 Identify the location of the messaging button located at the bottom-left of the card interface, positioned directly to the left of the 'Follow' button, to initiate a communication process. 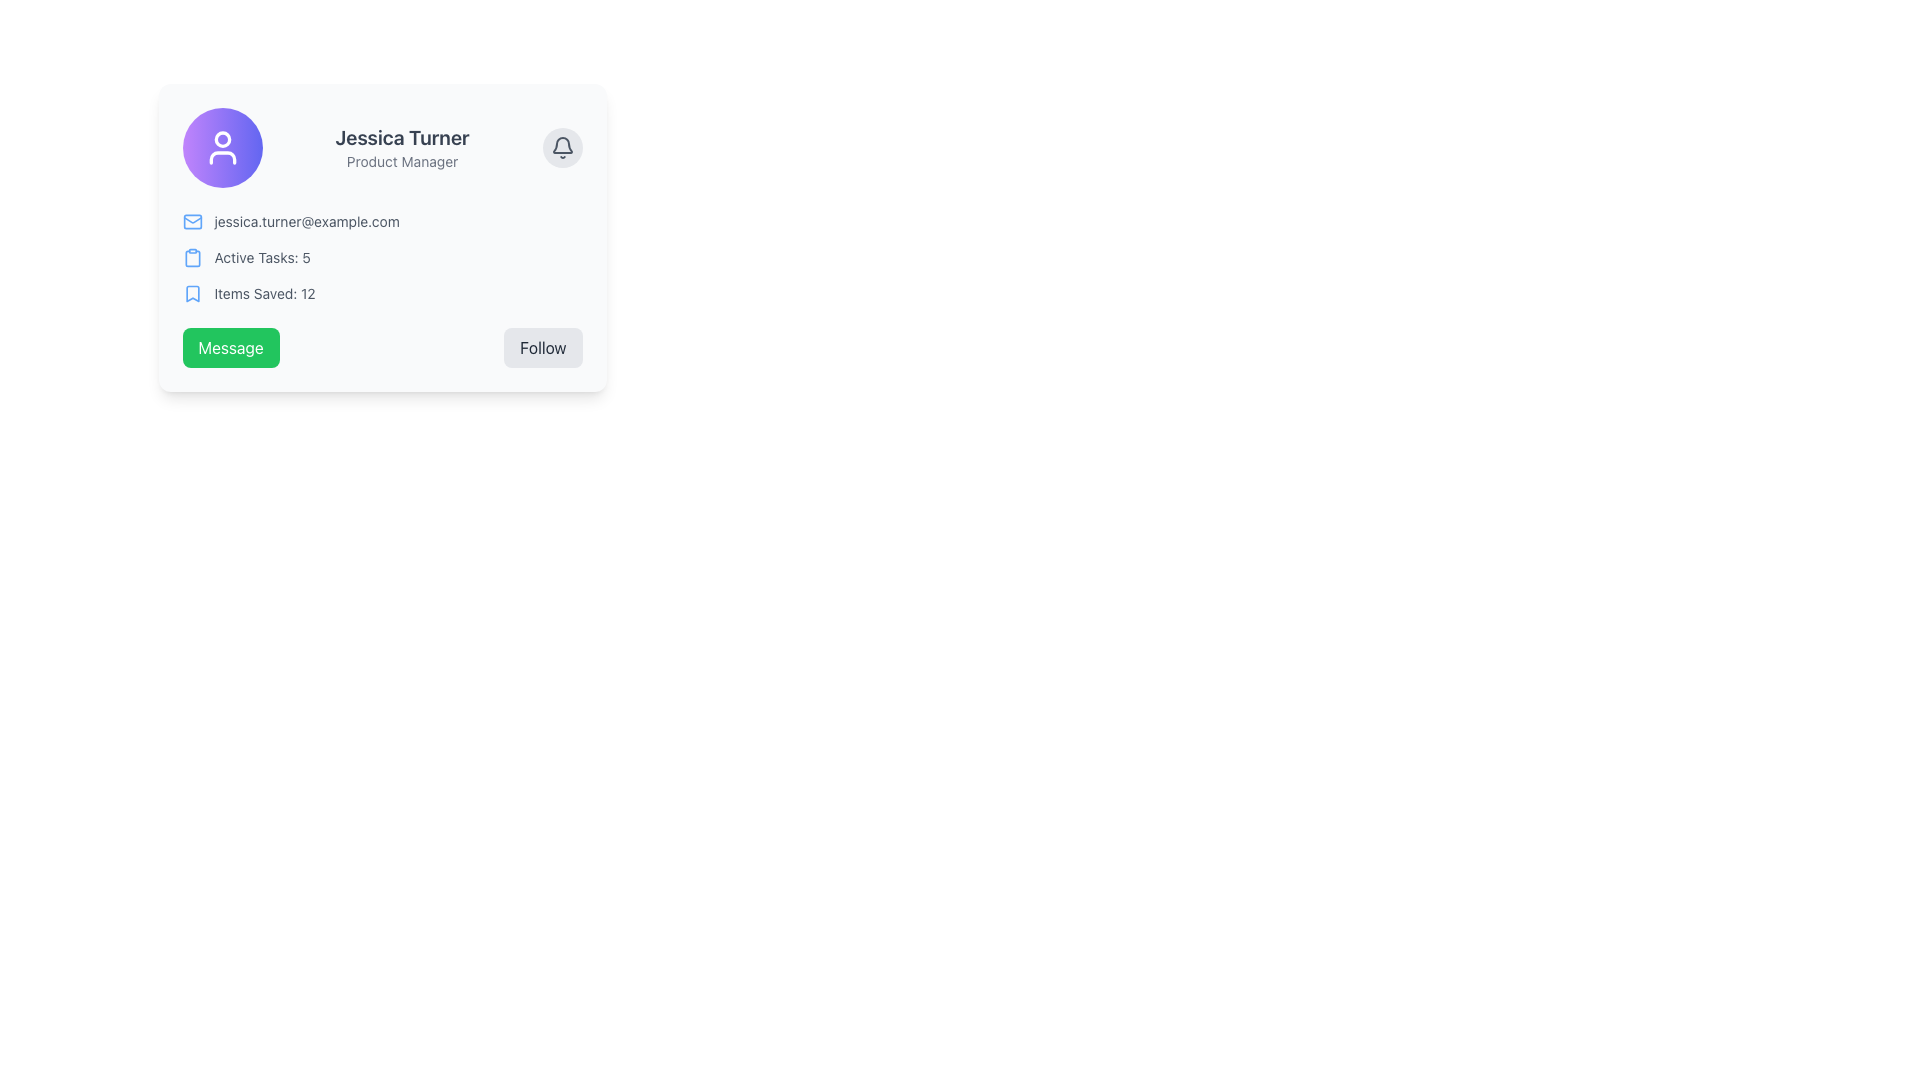
(231, 346).